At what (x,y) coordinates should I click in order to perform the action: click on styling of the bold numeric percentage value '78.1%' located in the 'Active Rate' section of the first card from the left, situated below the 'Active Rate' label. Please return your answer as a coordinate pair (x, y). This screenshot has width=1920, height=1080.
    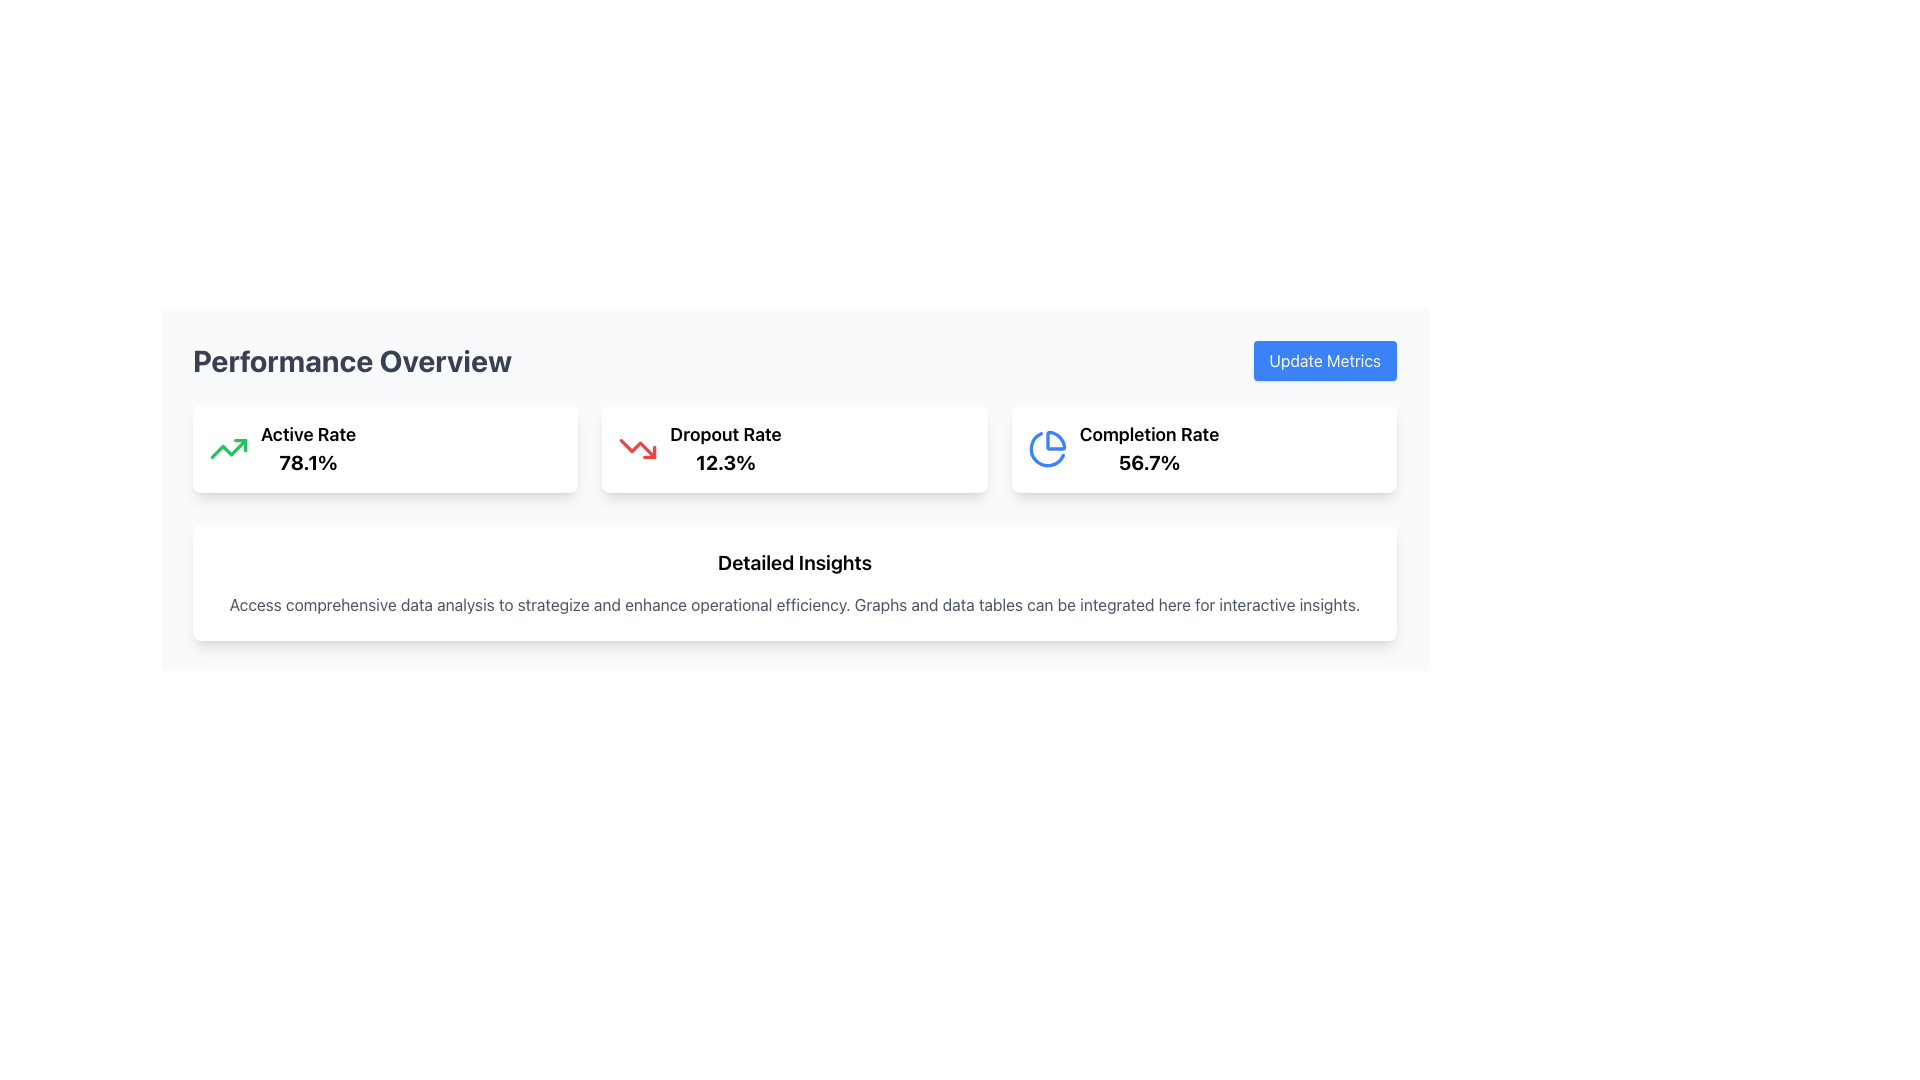
    Looking at the image, I should click on (307, 462).